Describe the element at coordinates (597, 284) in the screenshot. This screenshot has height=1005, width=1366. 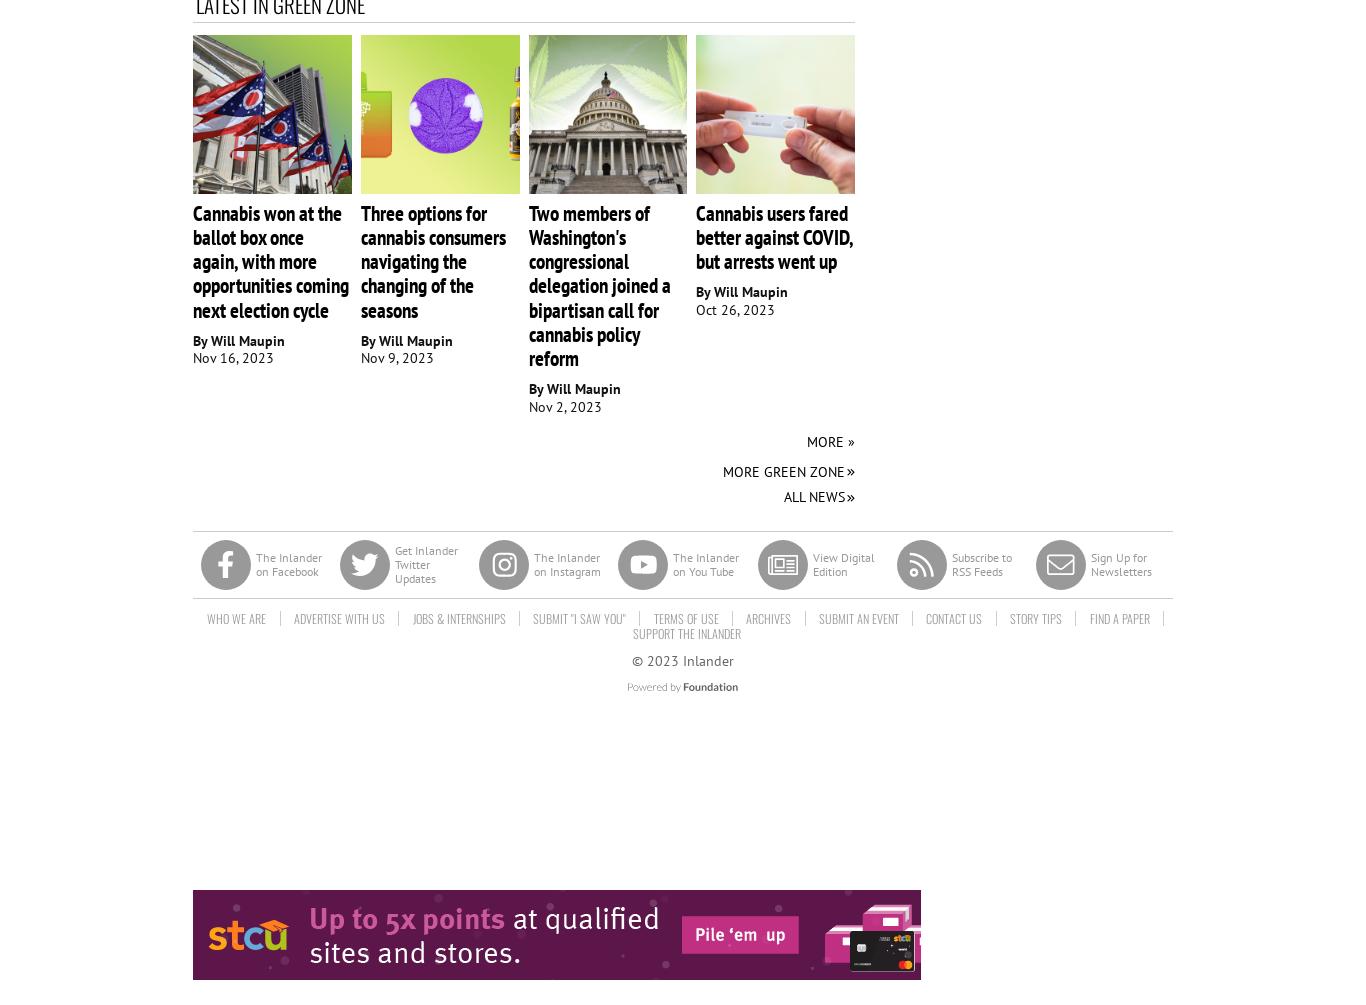
I see `'Two members of Washington's congressional delegation joined a bipartisan call for cannabis policy reform'` at that location.